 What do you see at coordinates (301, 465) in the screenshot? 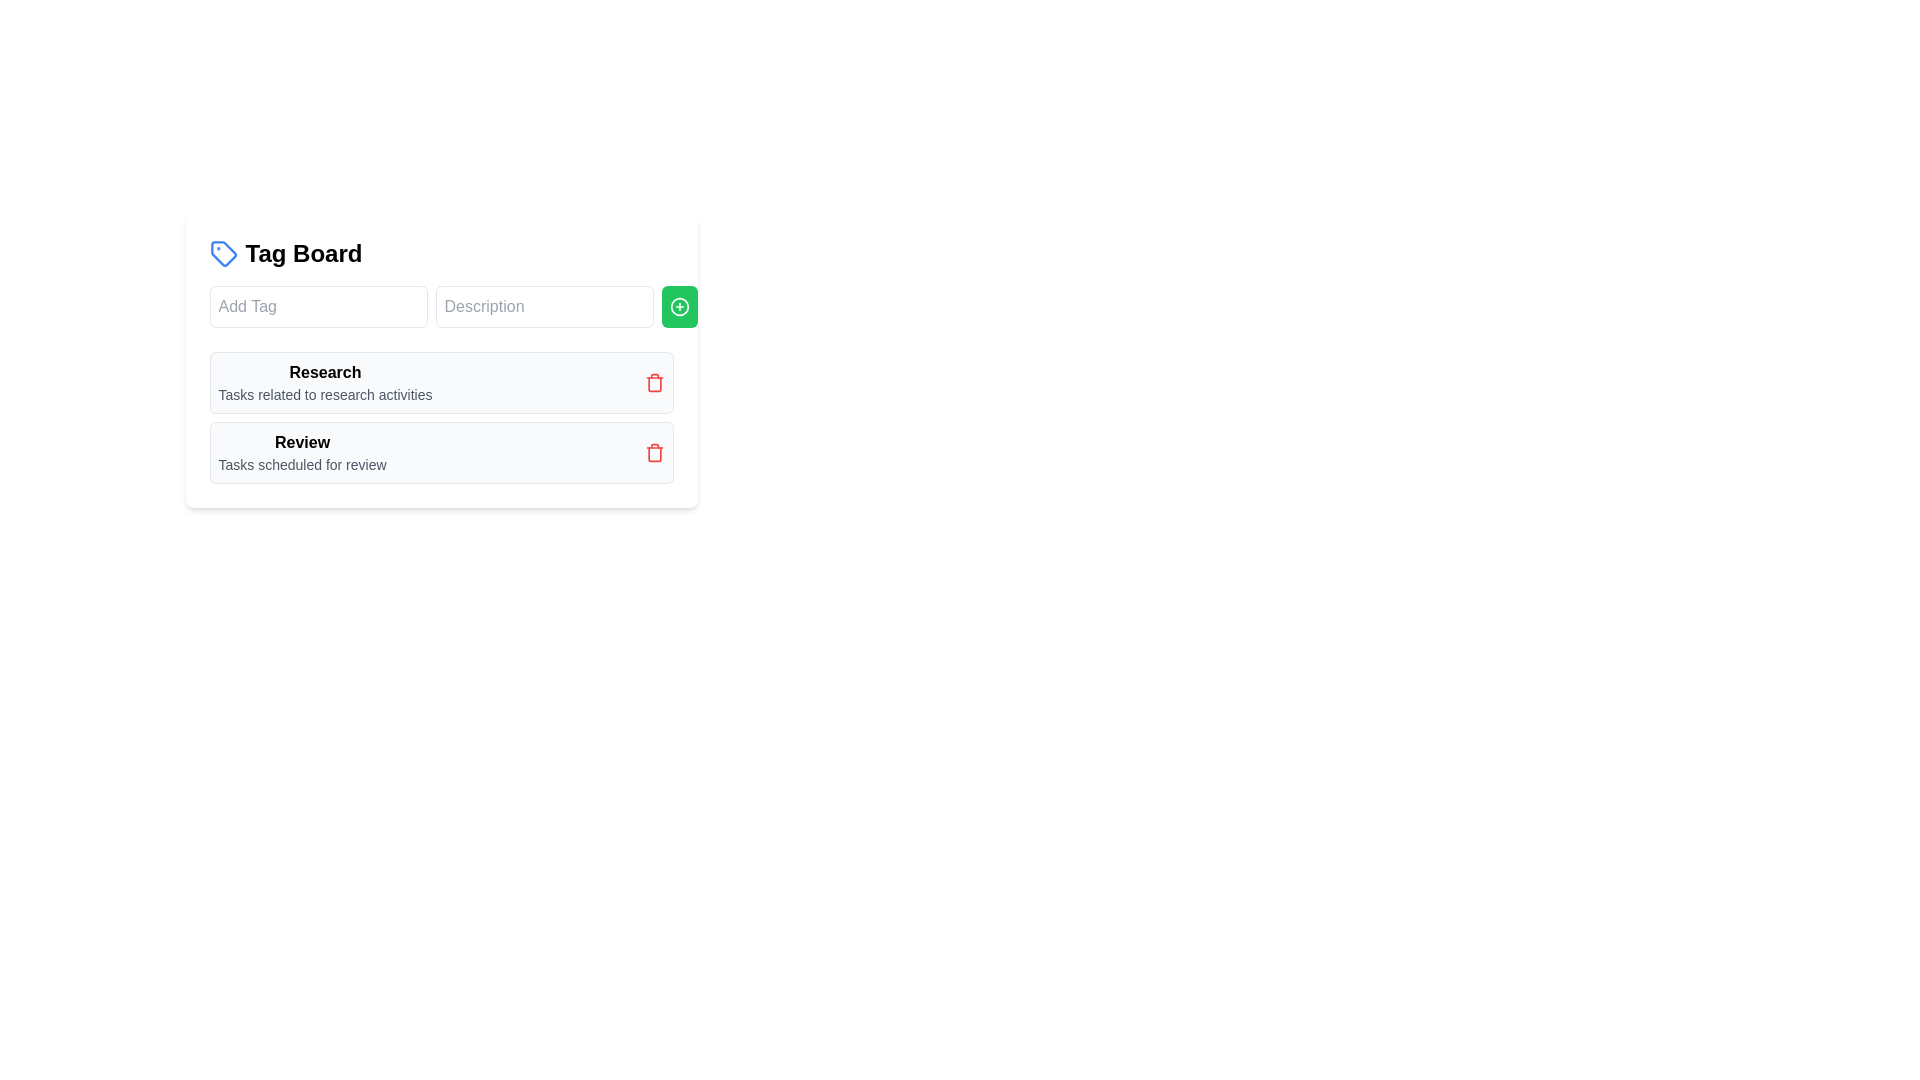
I see `the second text label that provides additional information about the 'Review' section by moving the cursor to its center point` at bounding box center [301, 465].